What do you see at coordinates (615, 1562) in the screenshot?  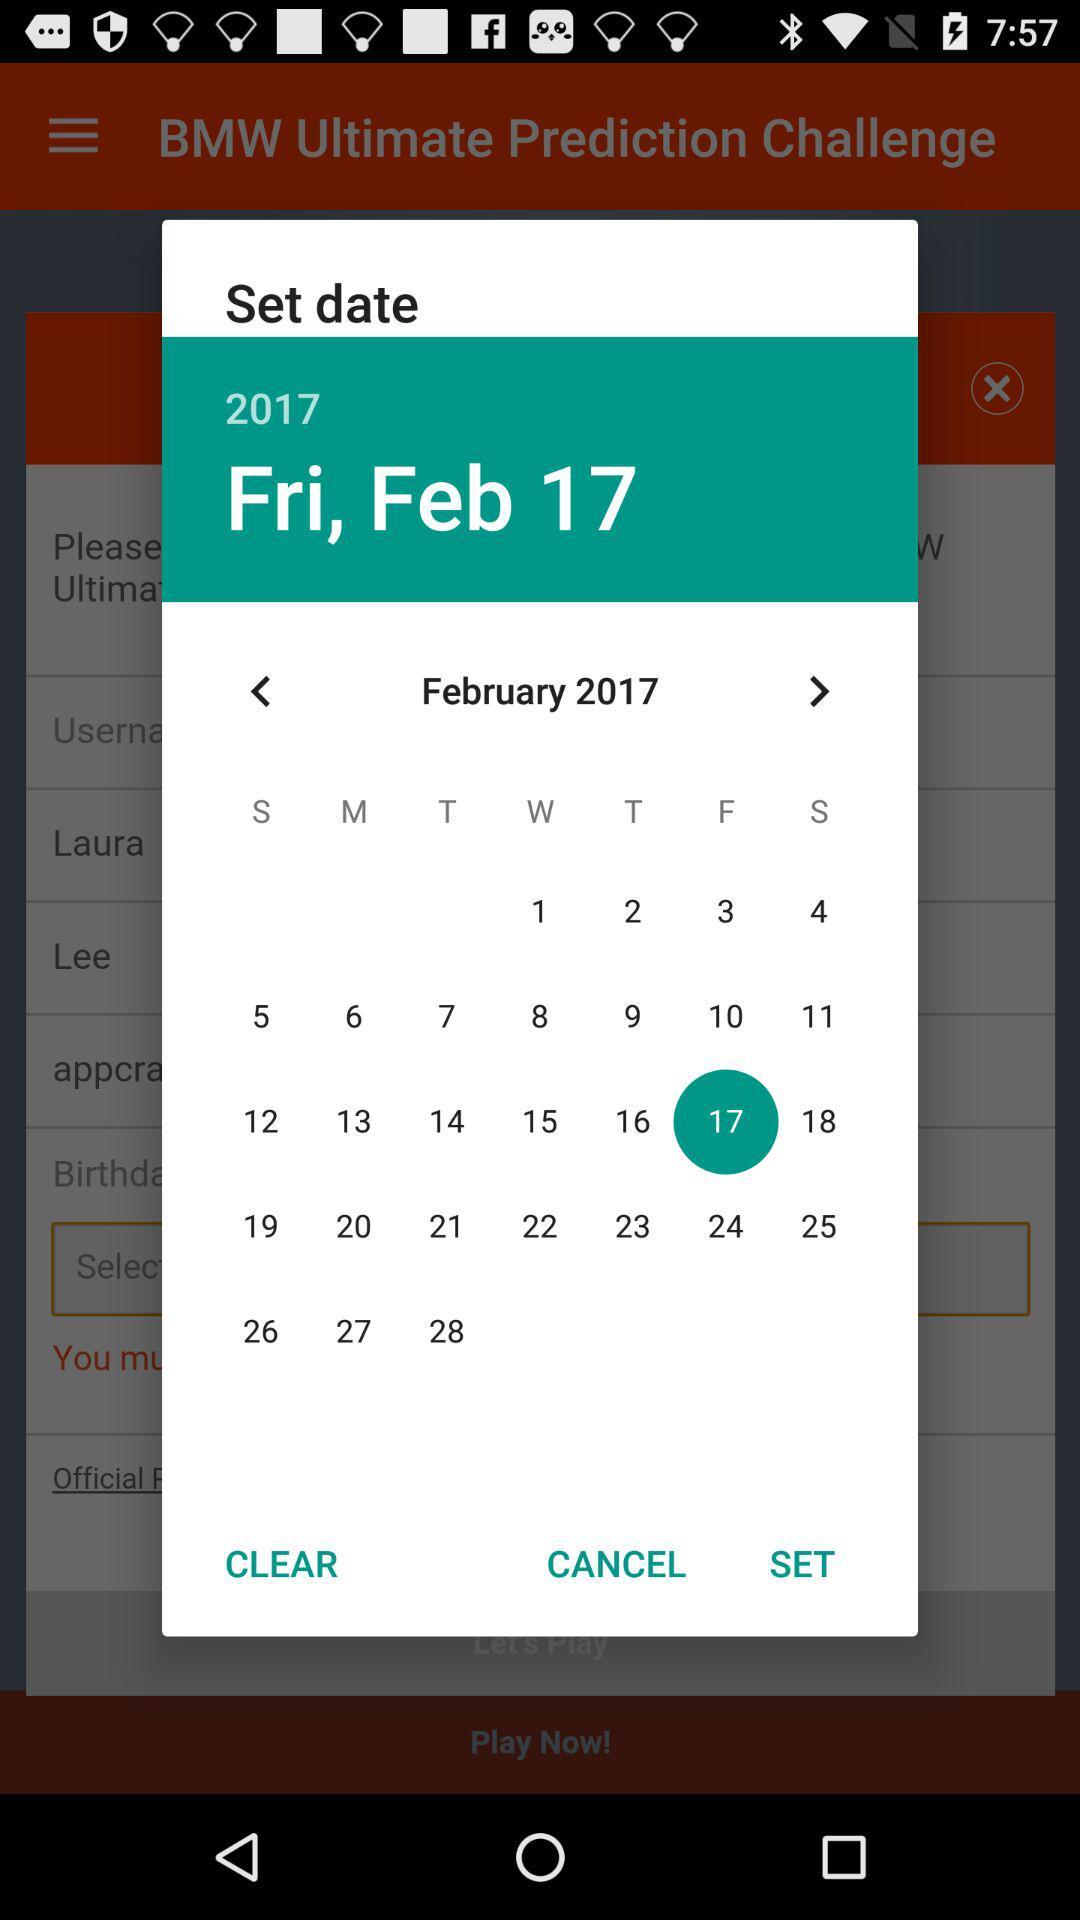 I see `item next to set item` at bounding box center [615, 1562].